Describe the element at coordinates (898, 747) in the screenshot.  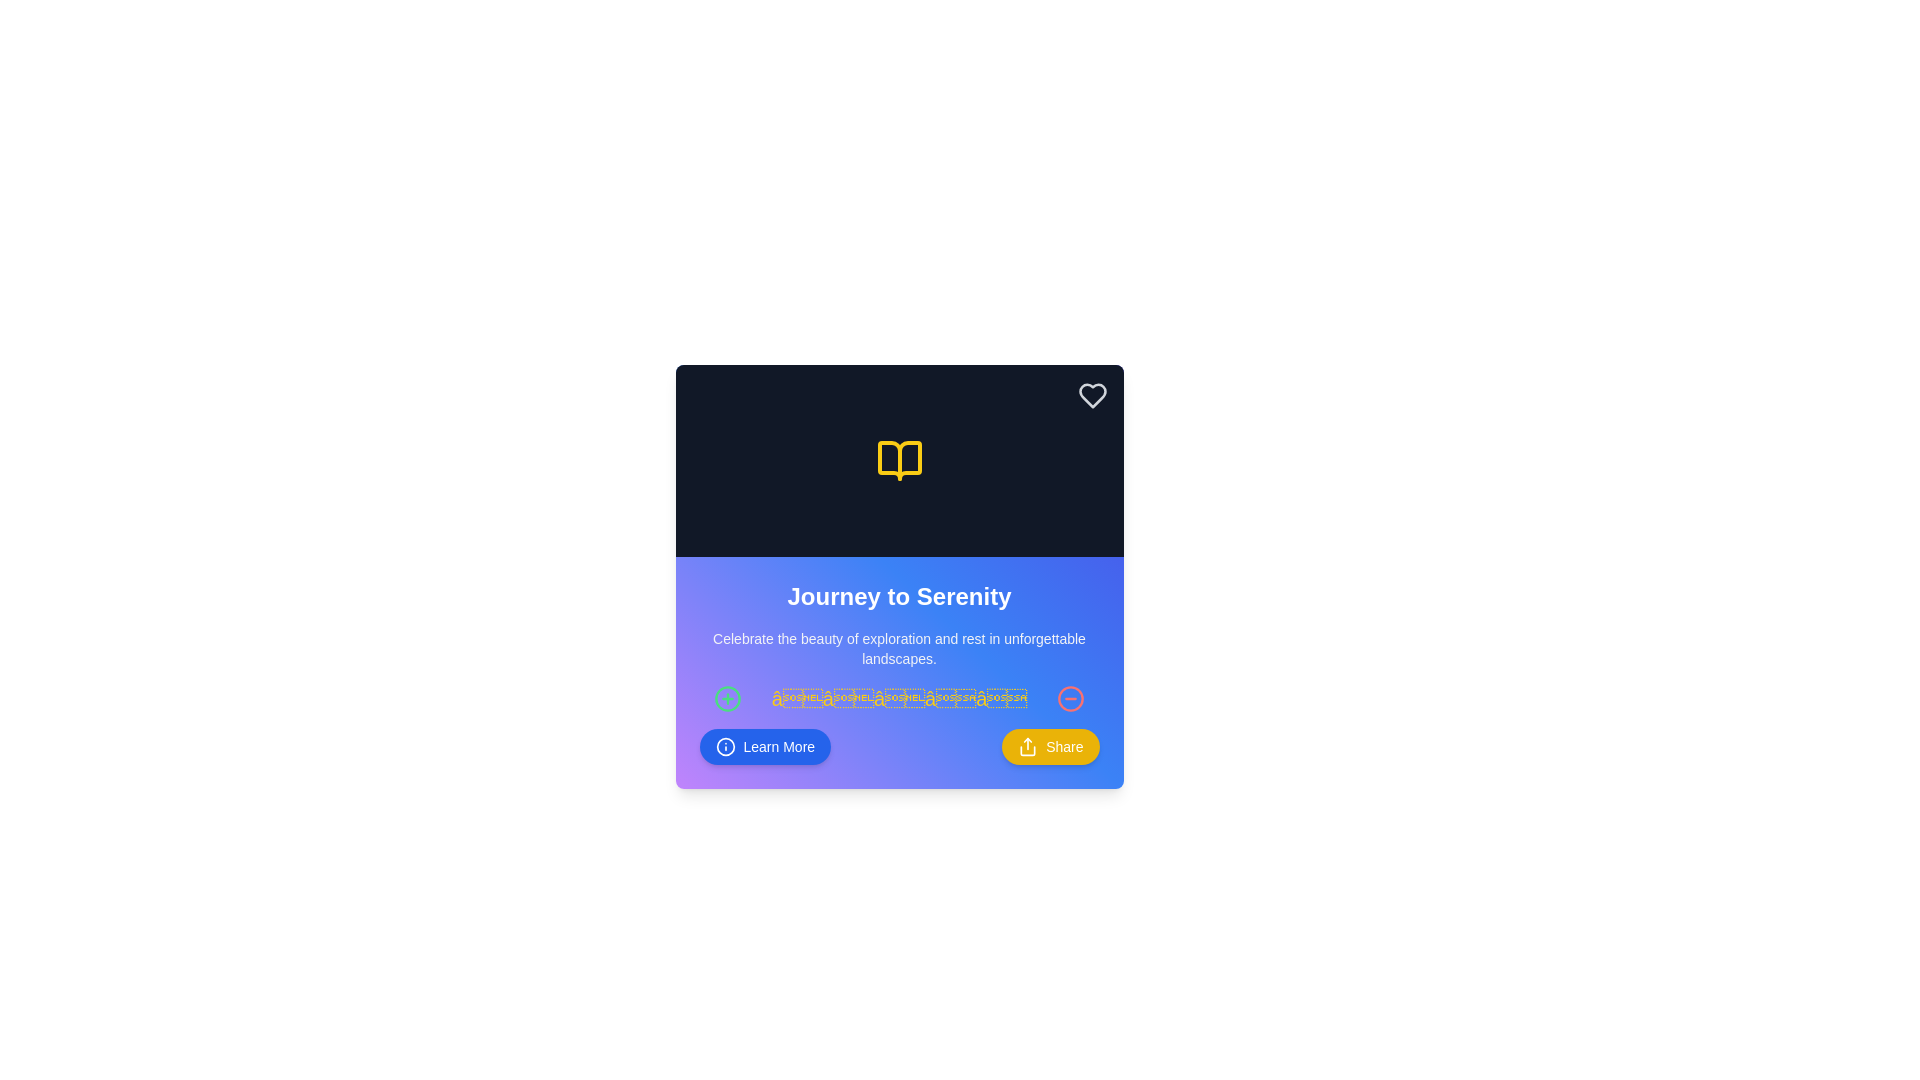
I see `the 'Learn More' button located at the bottom of the card layout under the title 'Journey to Serenity'` at that location.